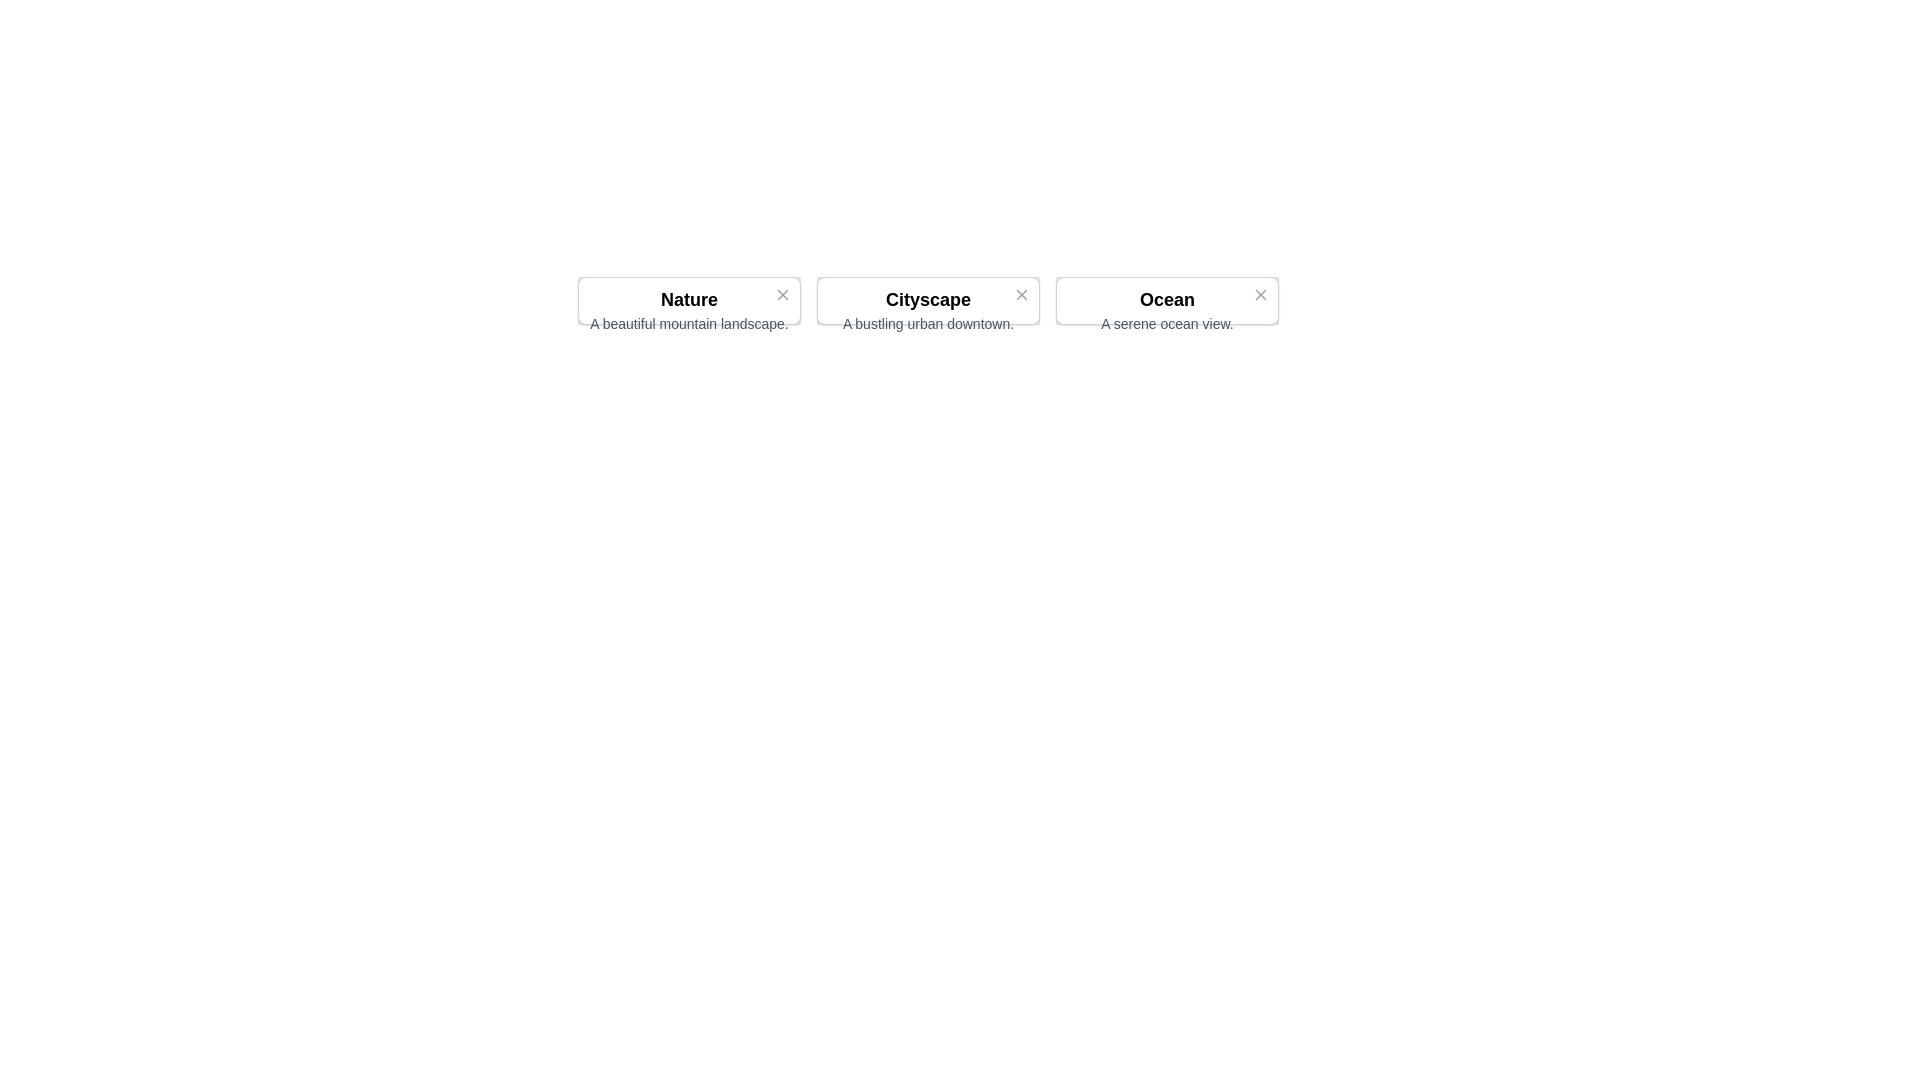  Describe the element at coordinates (689, 309) in the screenshot. I see `the informational section in the leftmost card of a horizontal group, which provides a title and description related to nature, positioned to the left of the 'Cityscape' and 'Ocean' cards` at that location.